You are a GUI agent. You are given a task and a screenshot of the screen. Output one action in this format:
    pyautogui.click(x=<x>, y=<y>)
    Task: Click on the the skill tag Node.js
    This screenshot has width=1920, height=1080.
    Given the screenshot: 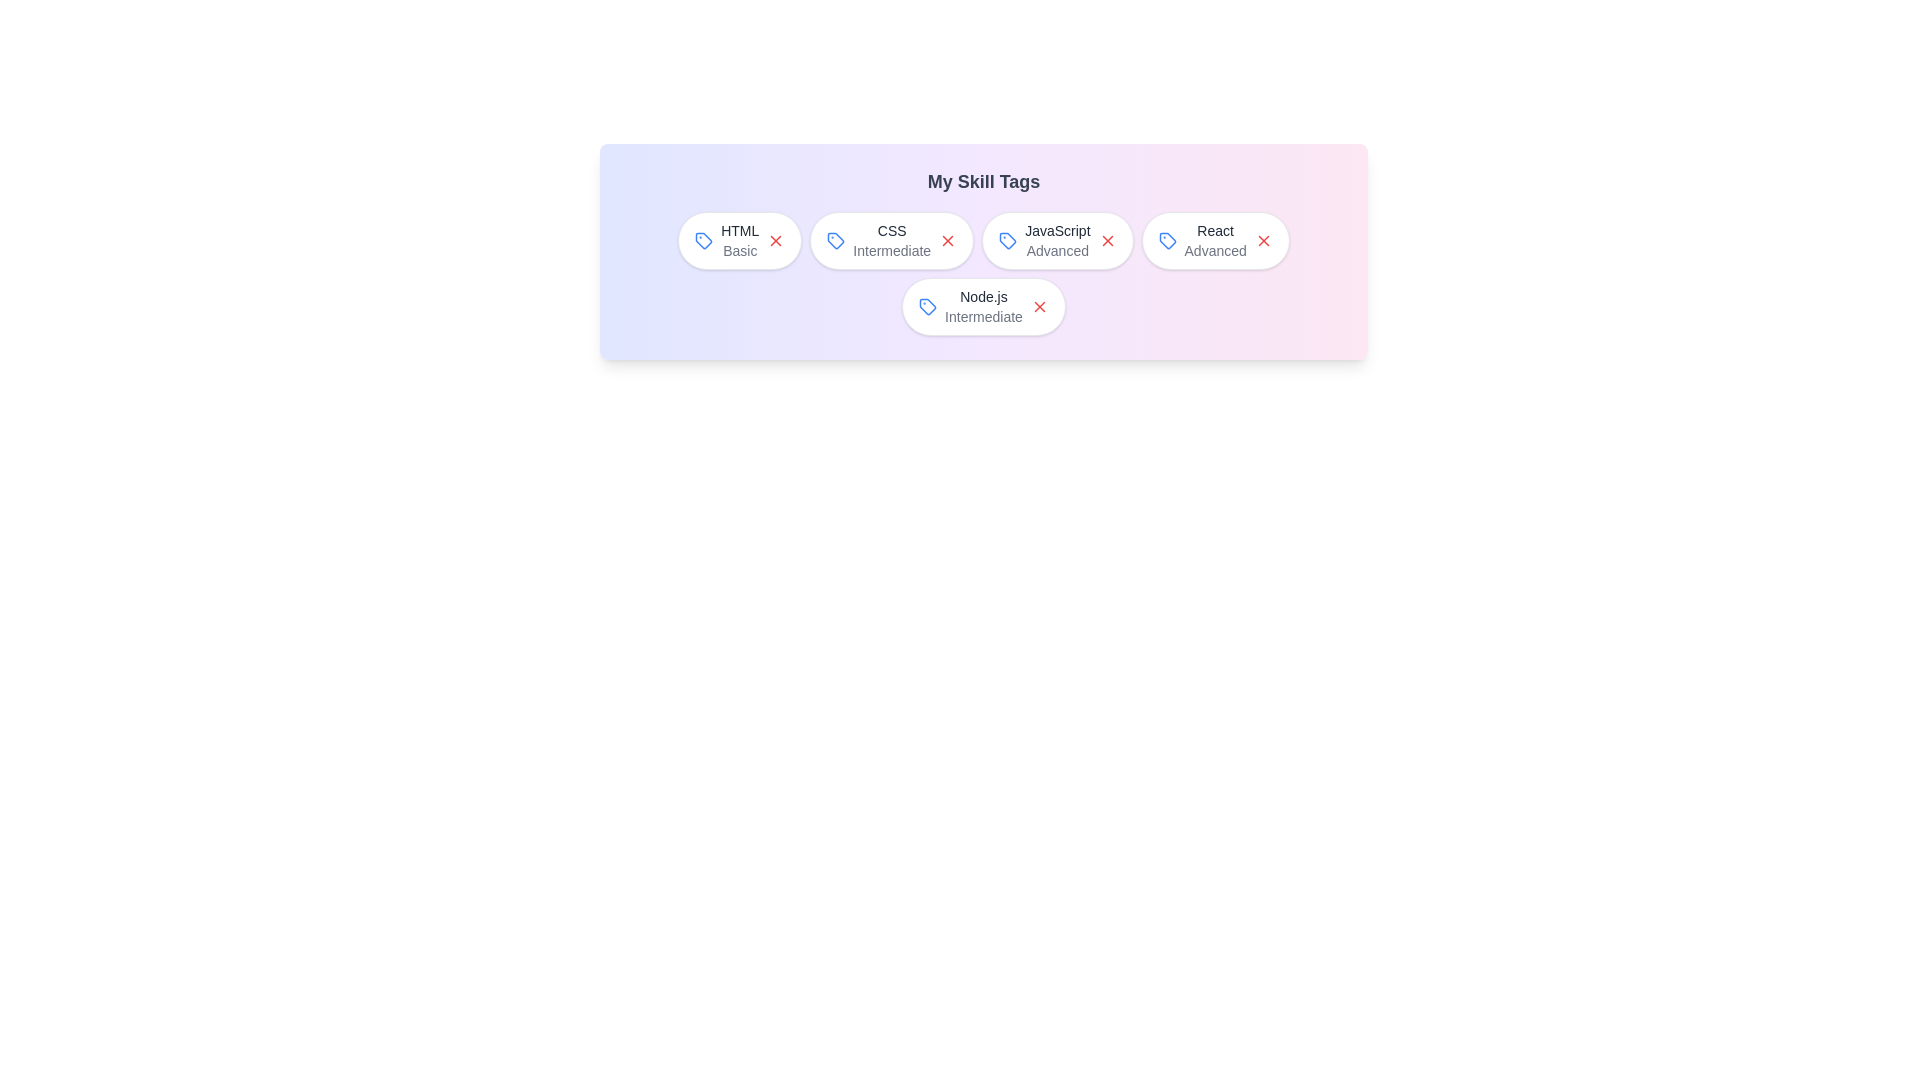 What is the action you would take?
    pyautogui.click(x=983, y=307)
    